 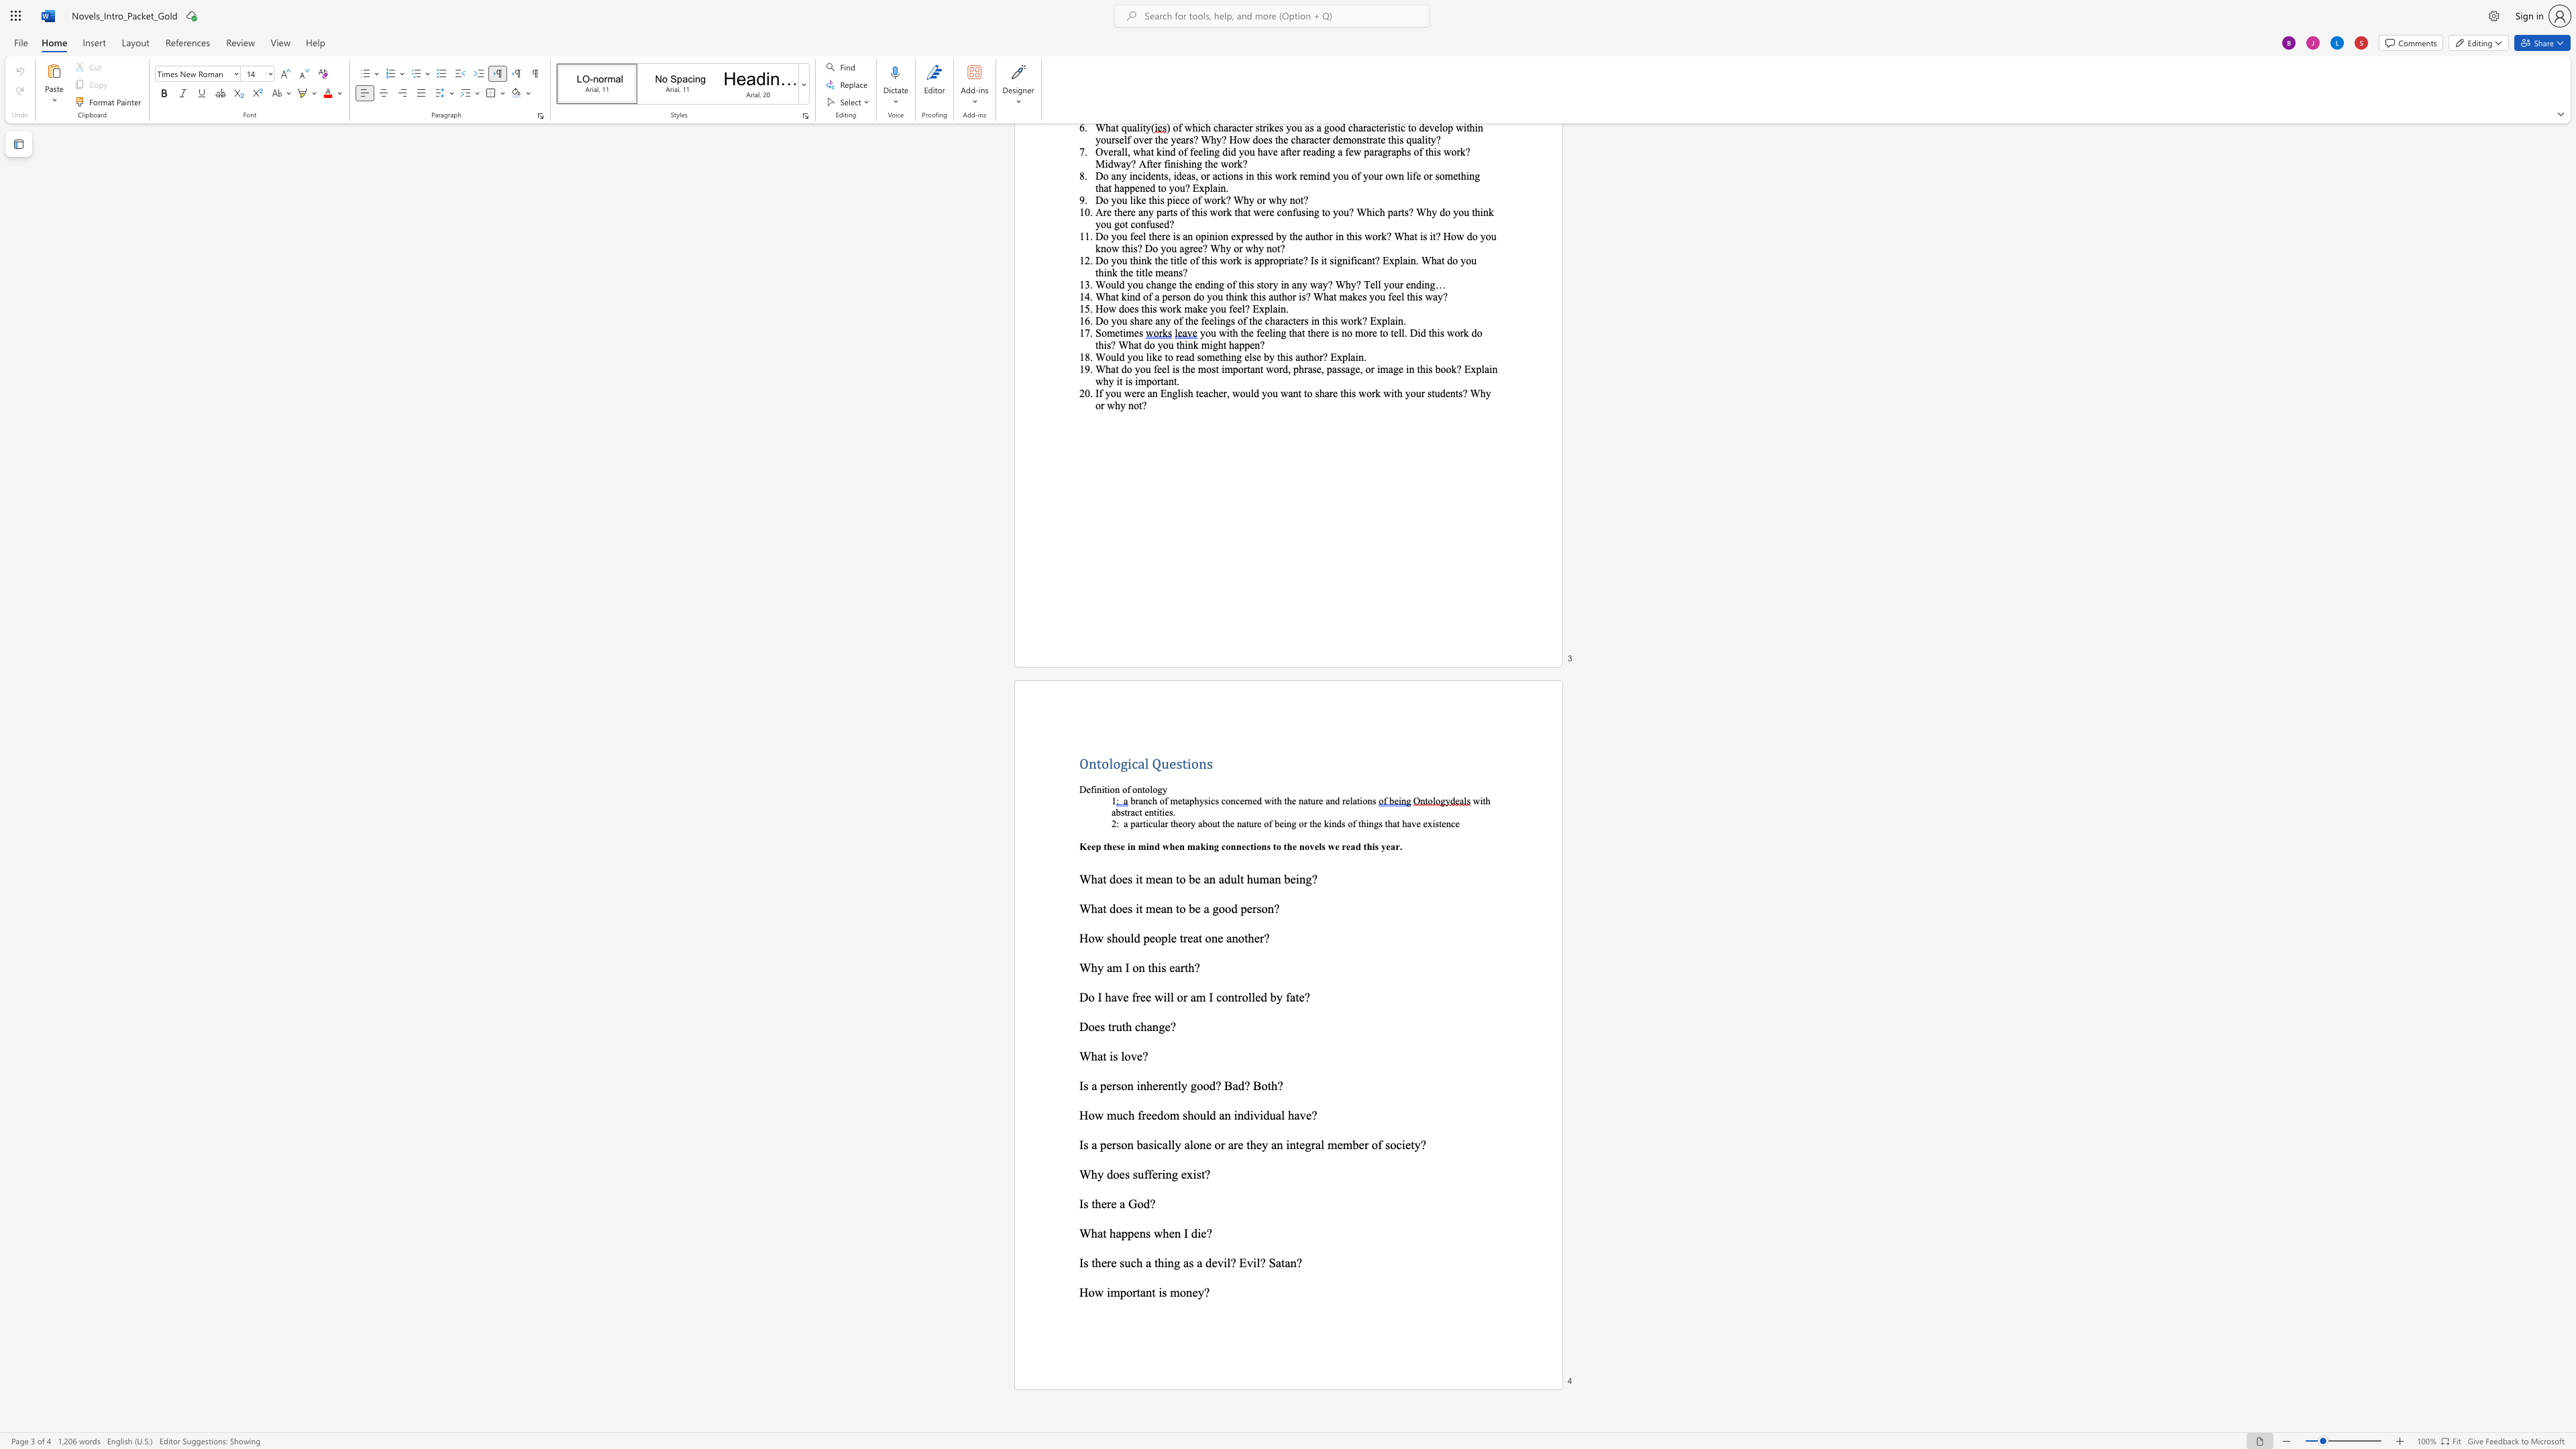 I want to click on the 1th character "f" in the text, so click(x=1138, y=1114).